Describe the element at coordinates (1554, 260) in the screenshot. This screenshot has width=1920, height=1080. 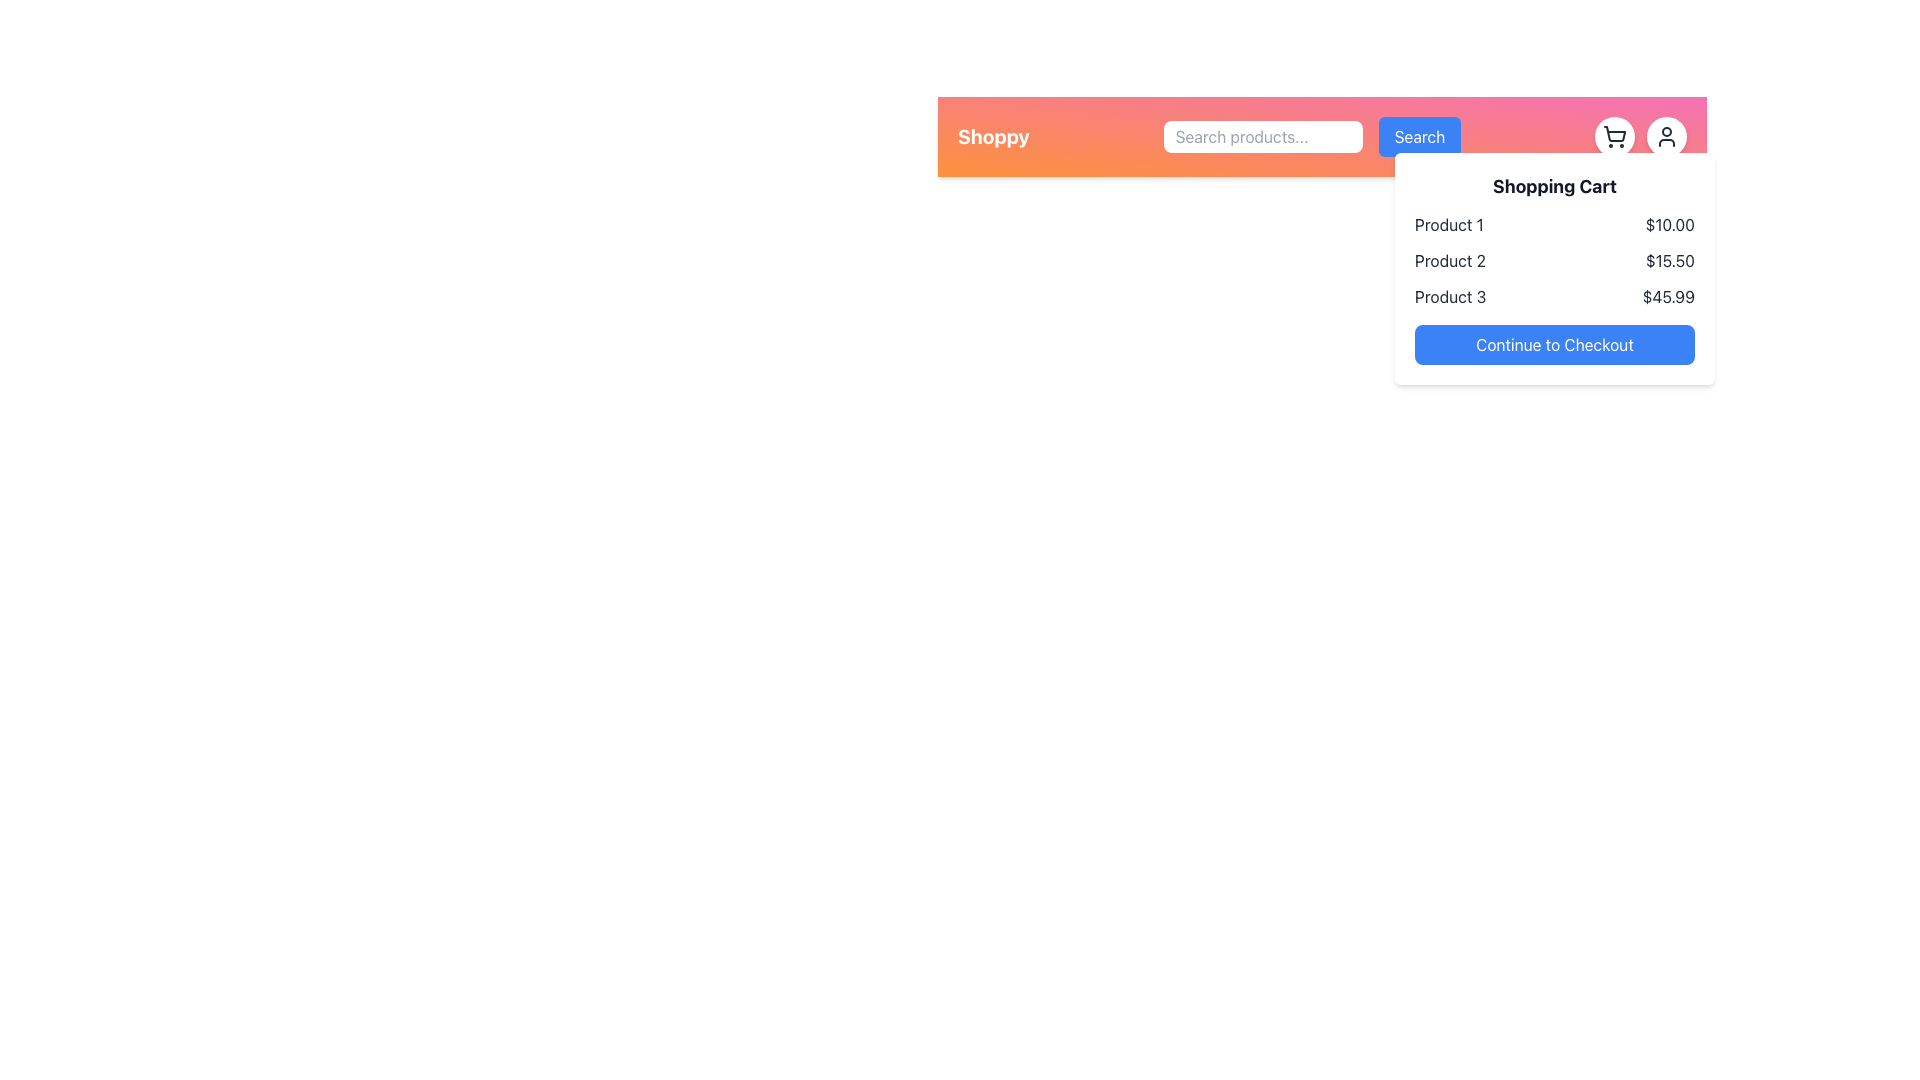
I see `product name and price displayed in the second row of the shopping cart, which is positioned between 'Product 1' and 'Product 3'` at that location.